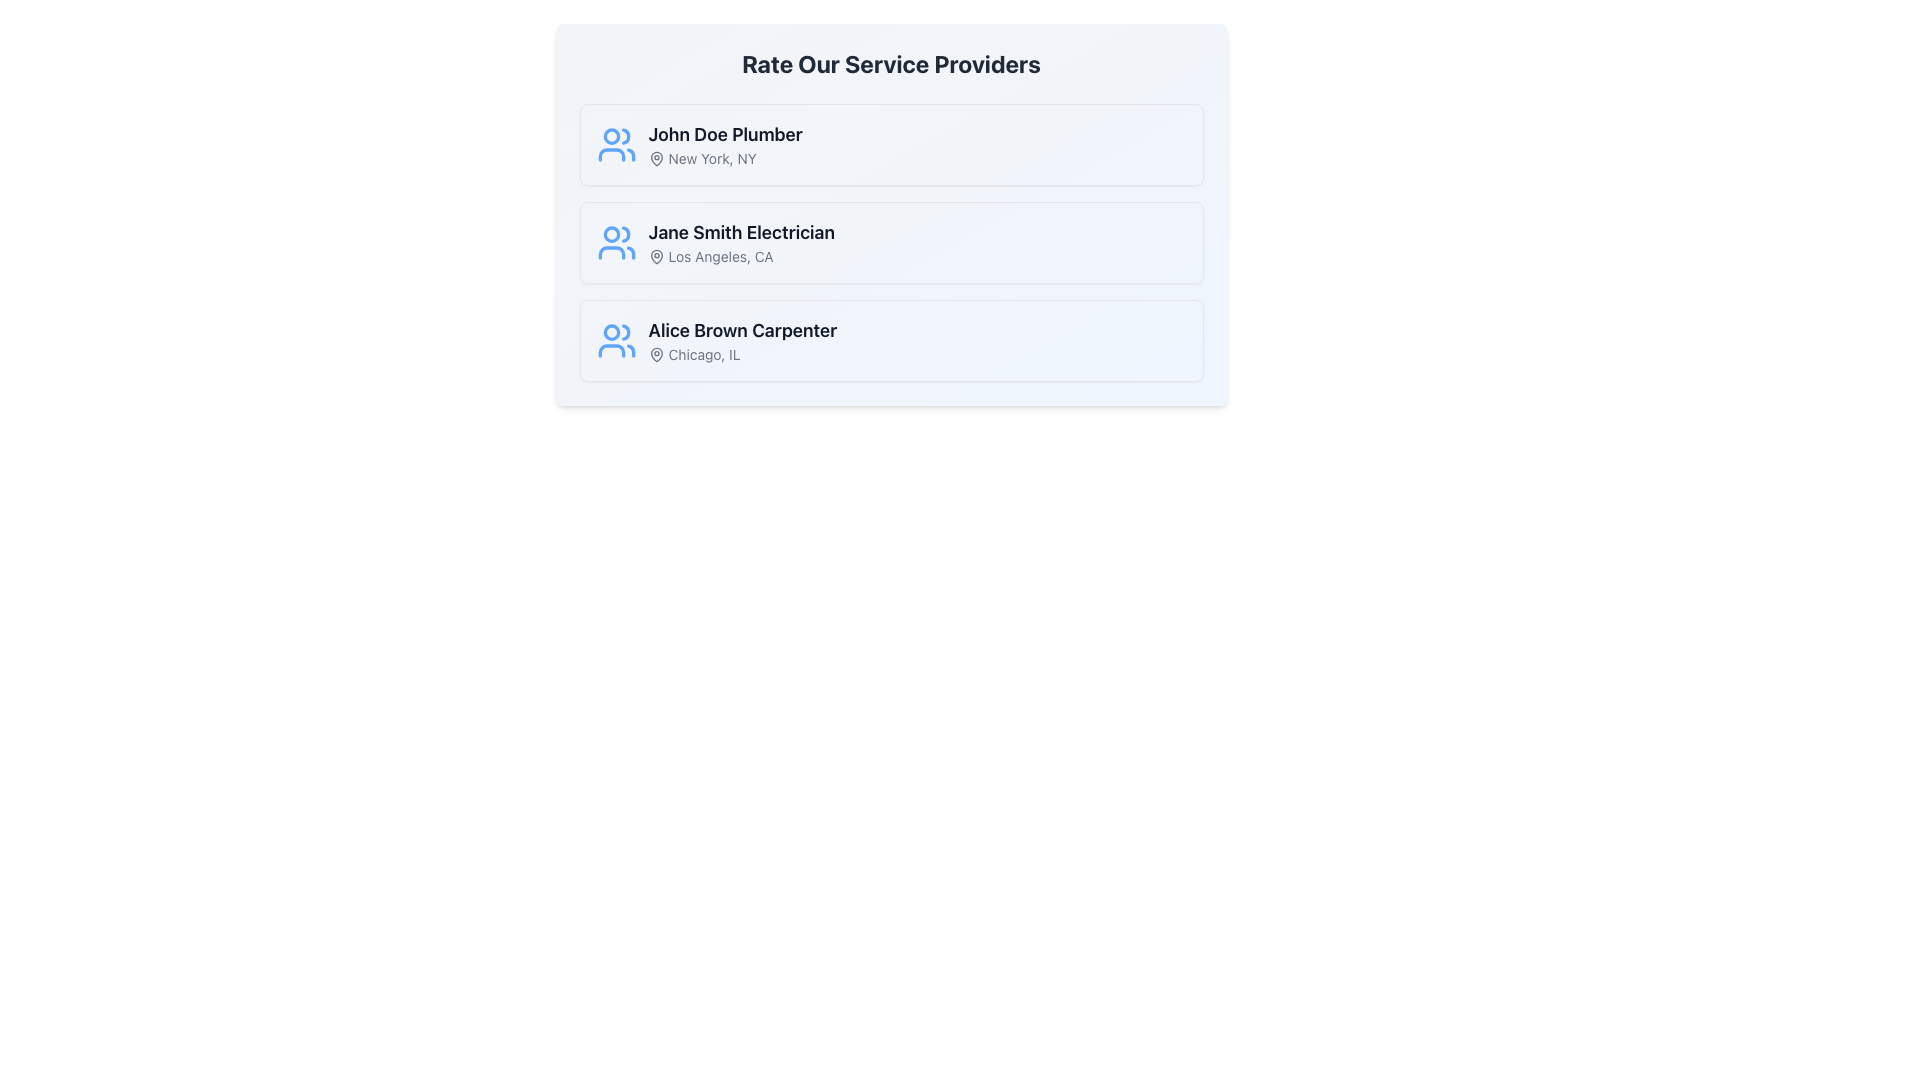 The height and width of the screenshot is (1080, 1920). What do you see at coordinates (656, 157) in the screenshot?
I see `the location icon positioned to the left of the text 'New York, NY' in the first row of entries` at bounding box center [656, 157].